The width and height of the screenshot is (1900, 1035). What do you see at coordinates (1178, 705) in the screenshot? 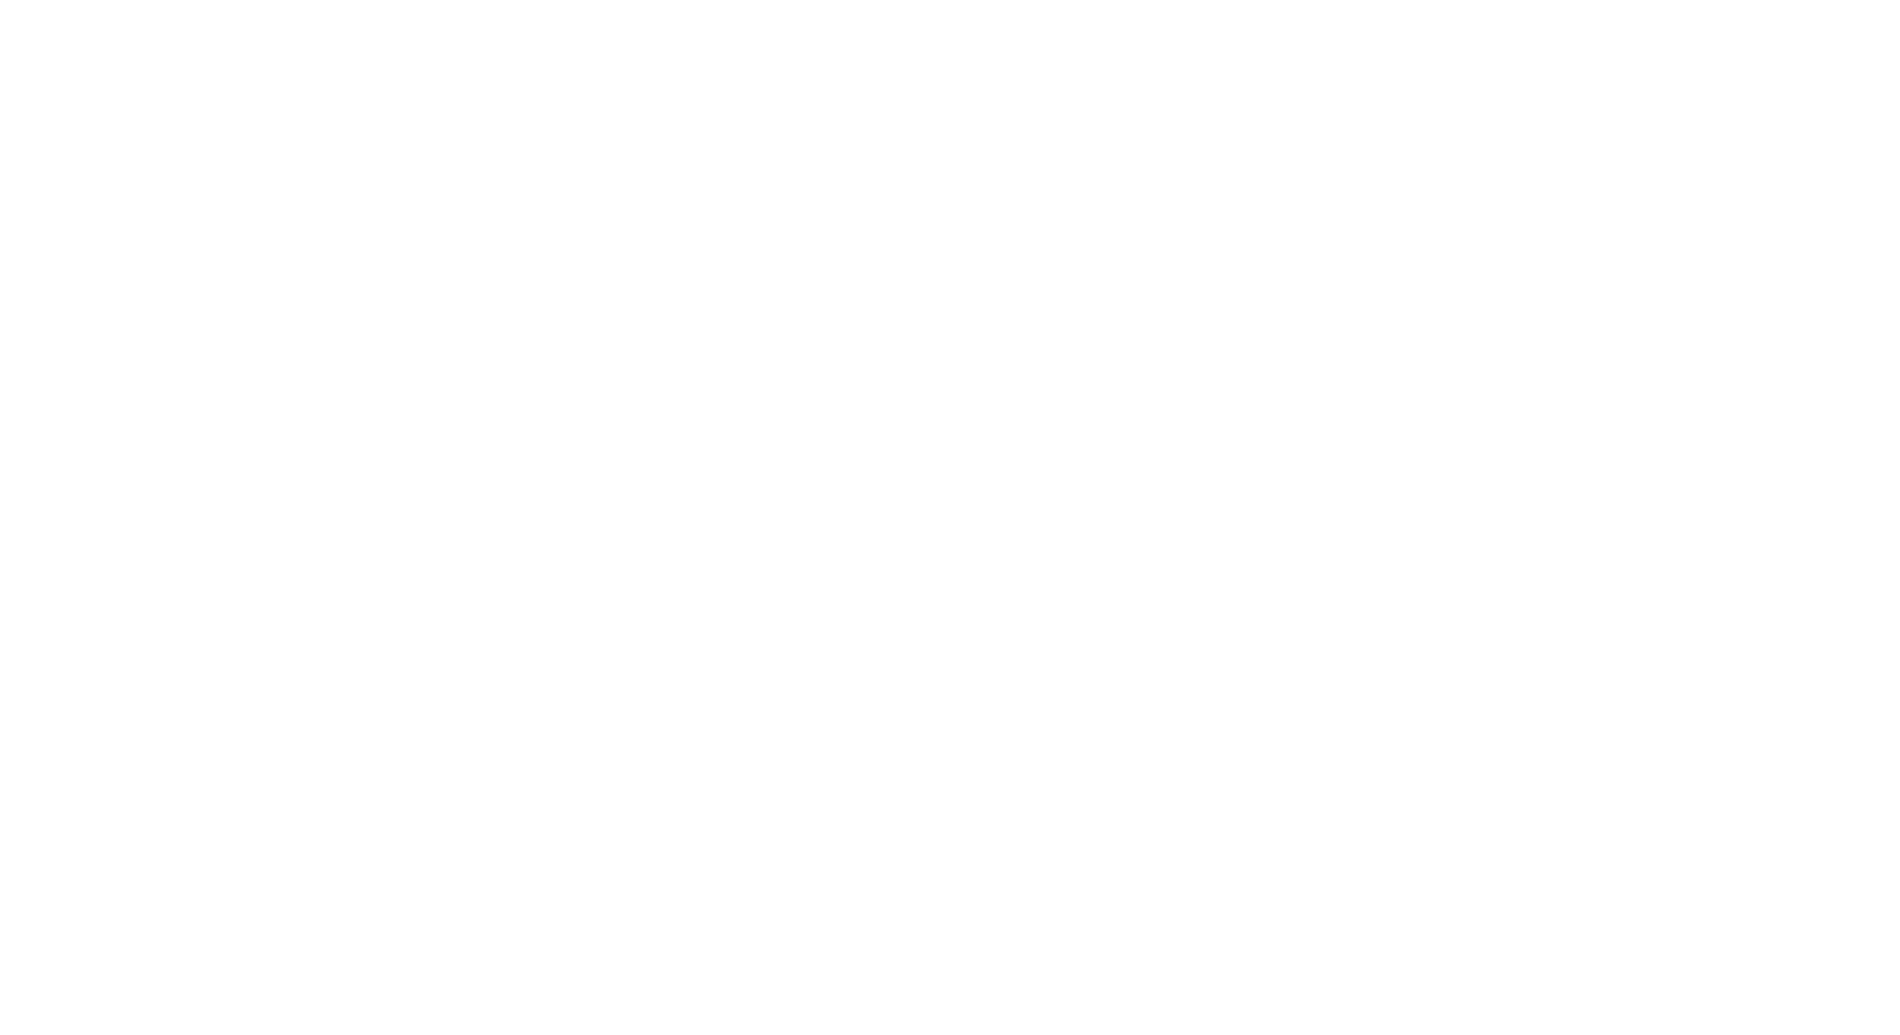
I see `'Media'` at bounding box center [1178, 705].